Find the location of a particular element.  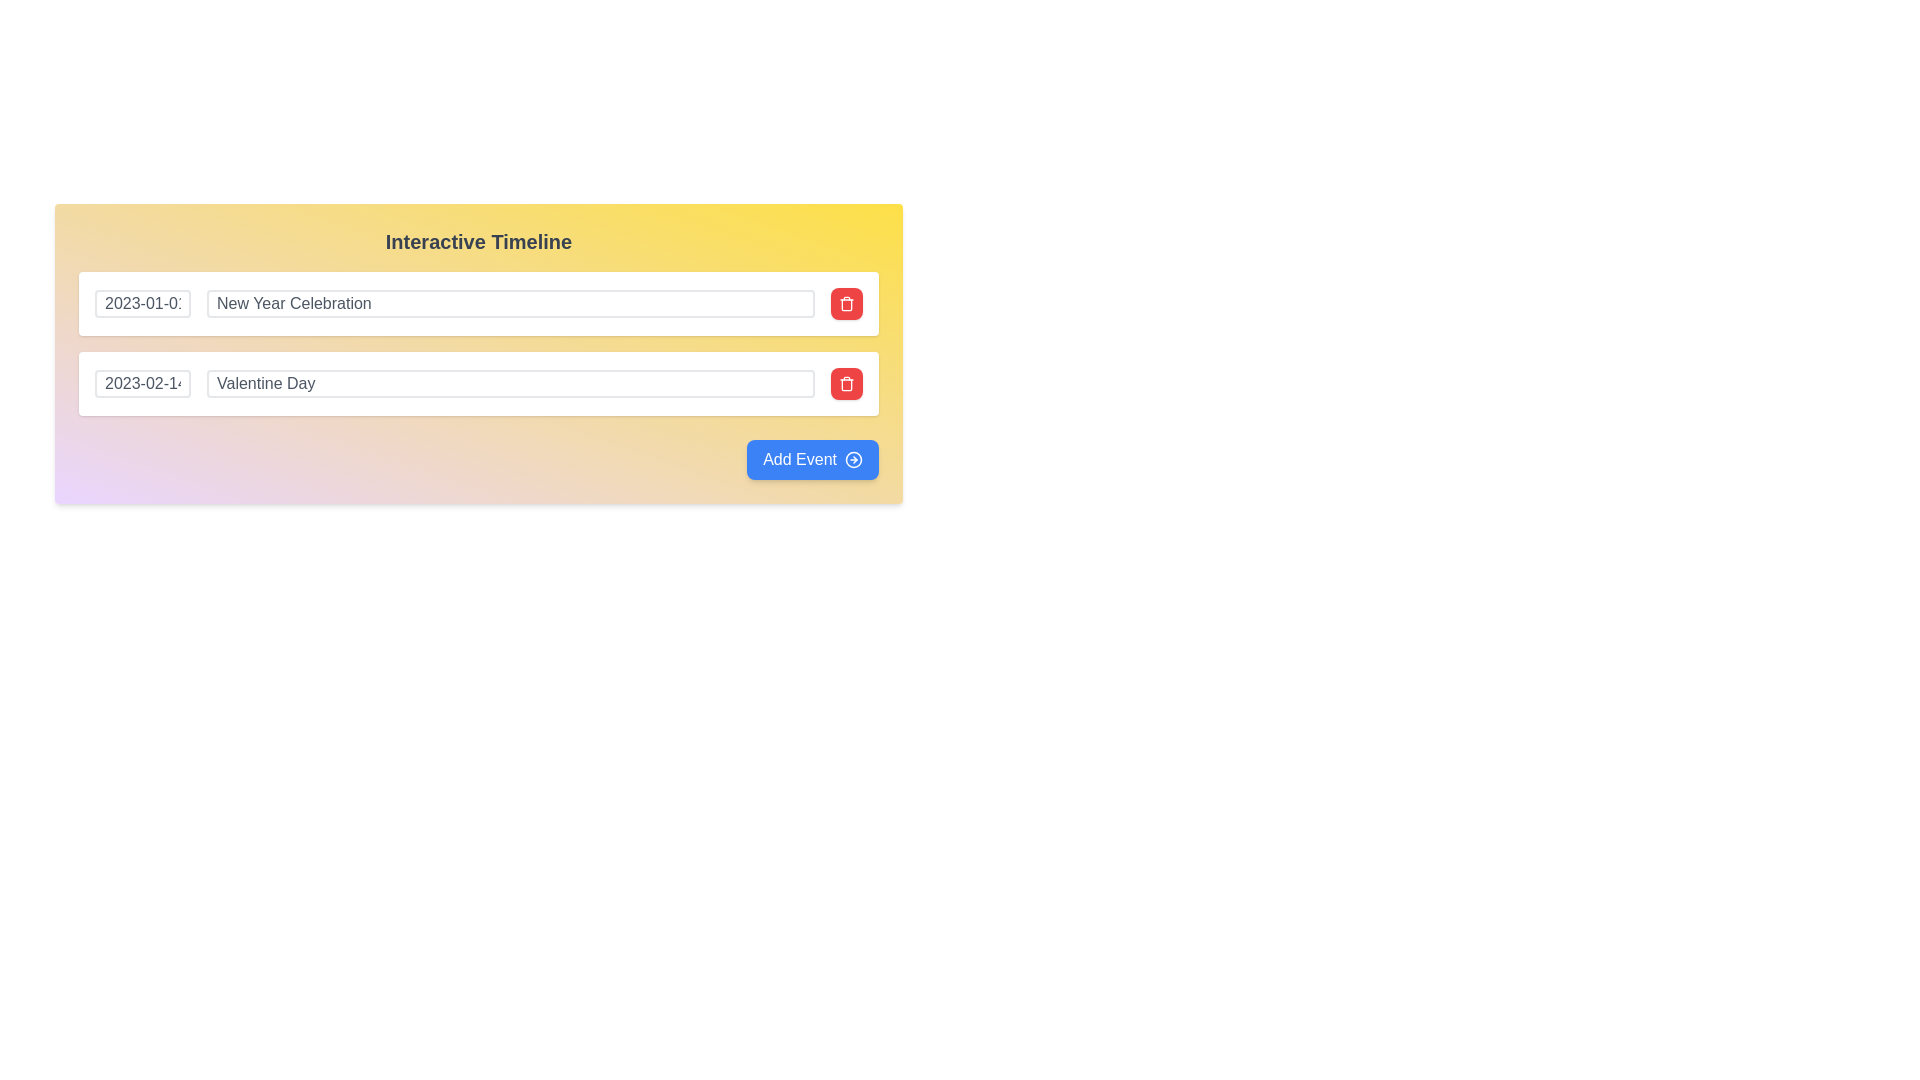

the red rectangular button with a white trash can icon located at the far-right end of the second row is located at coordinates (846, 384).